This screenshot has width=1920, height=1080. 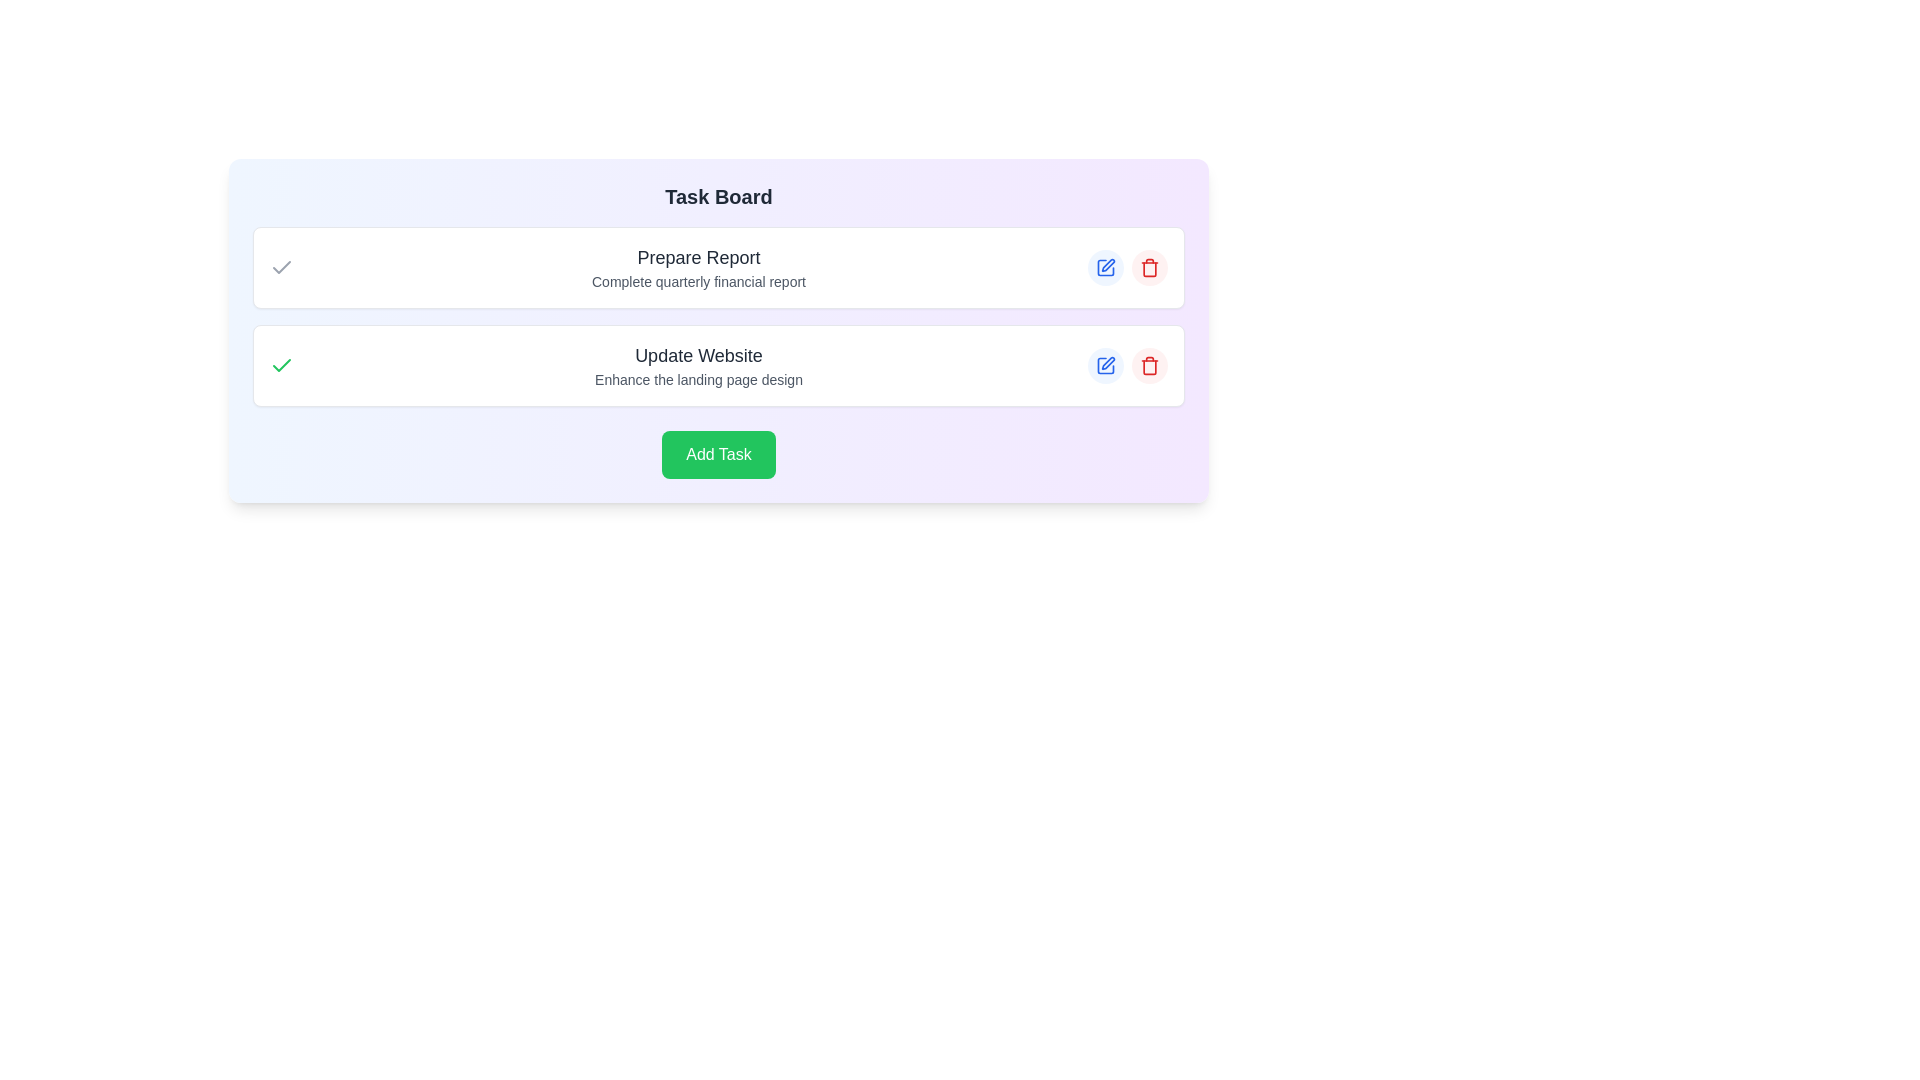 I want to click on the stylized pen icon with a blue outline located inside a circular button to initiate an edit action, so click(x=1107, y=264).